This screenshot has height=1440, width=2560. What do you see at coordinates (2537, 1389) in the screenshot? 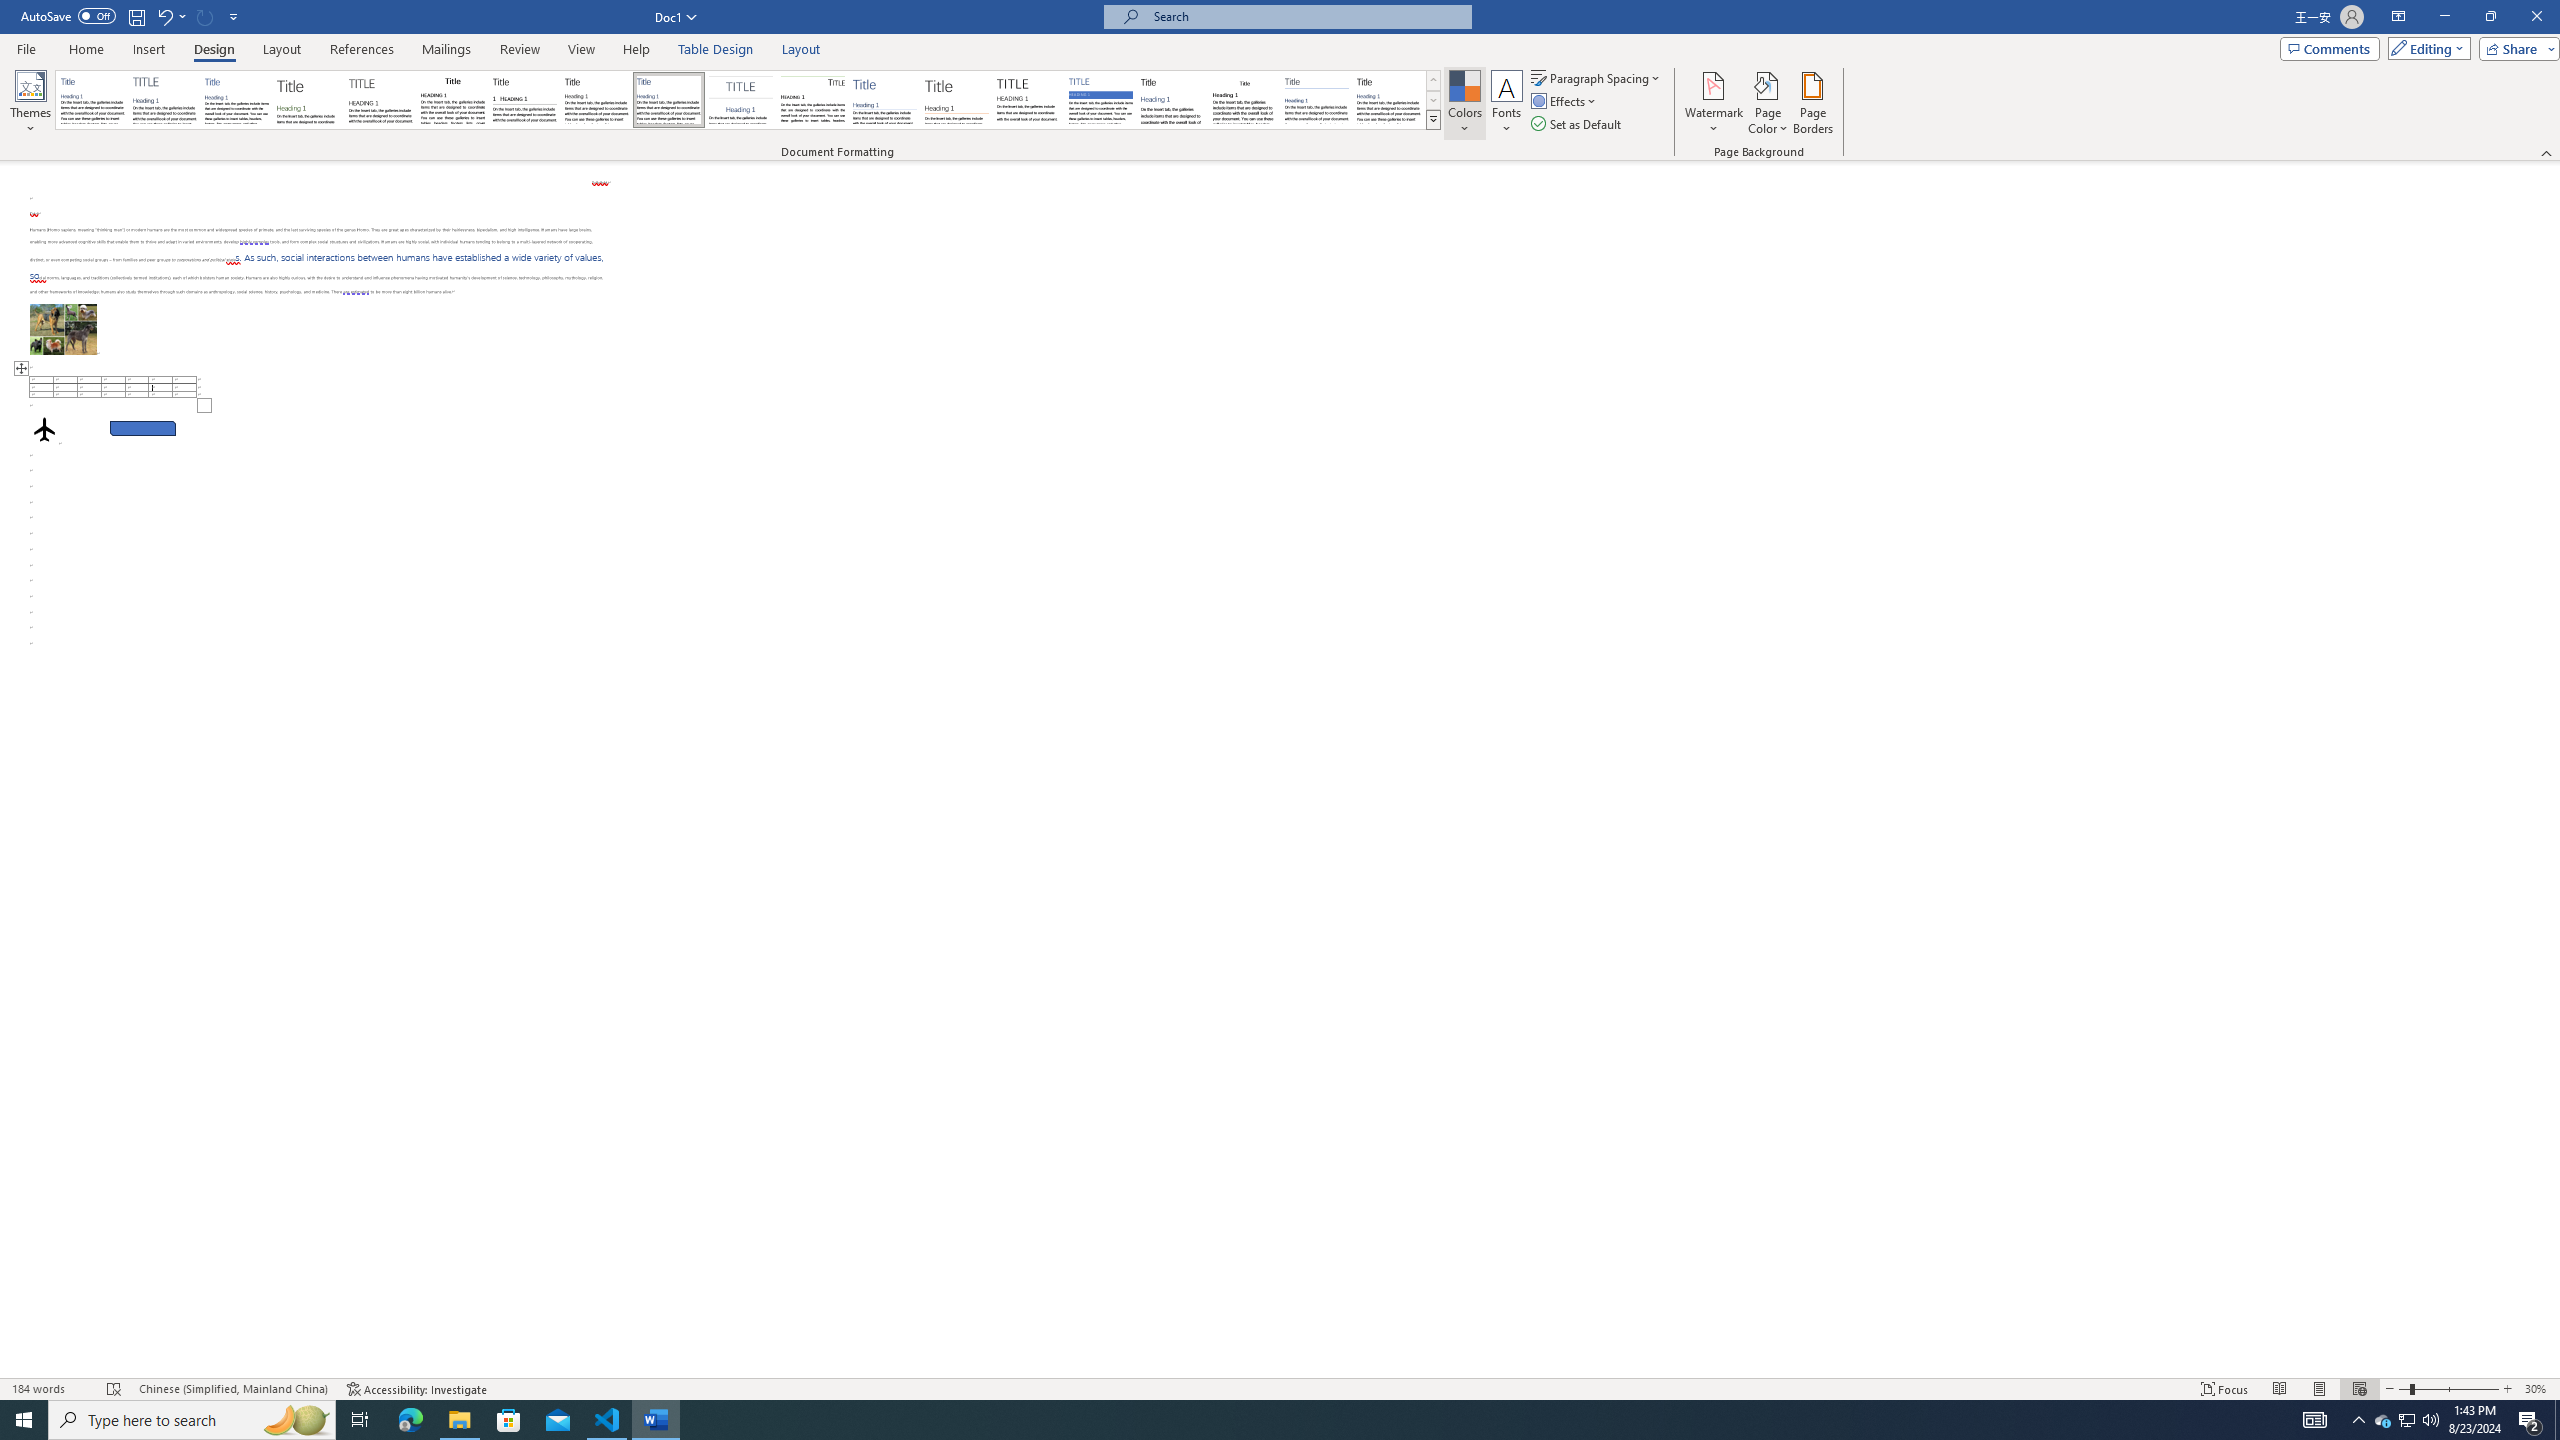
I see `'Zoom 30%'` at bounding box center [2537, 1389].